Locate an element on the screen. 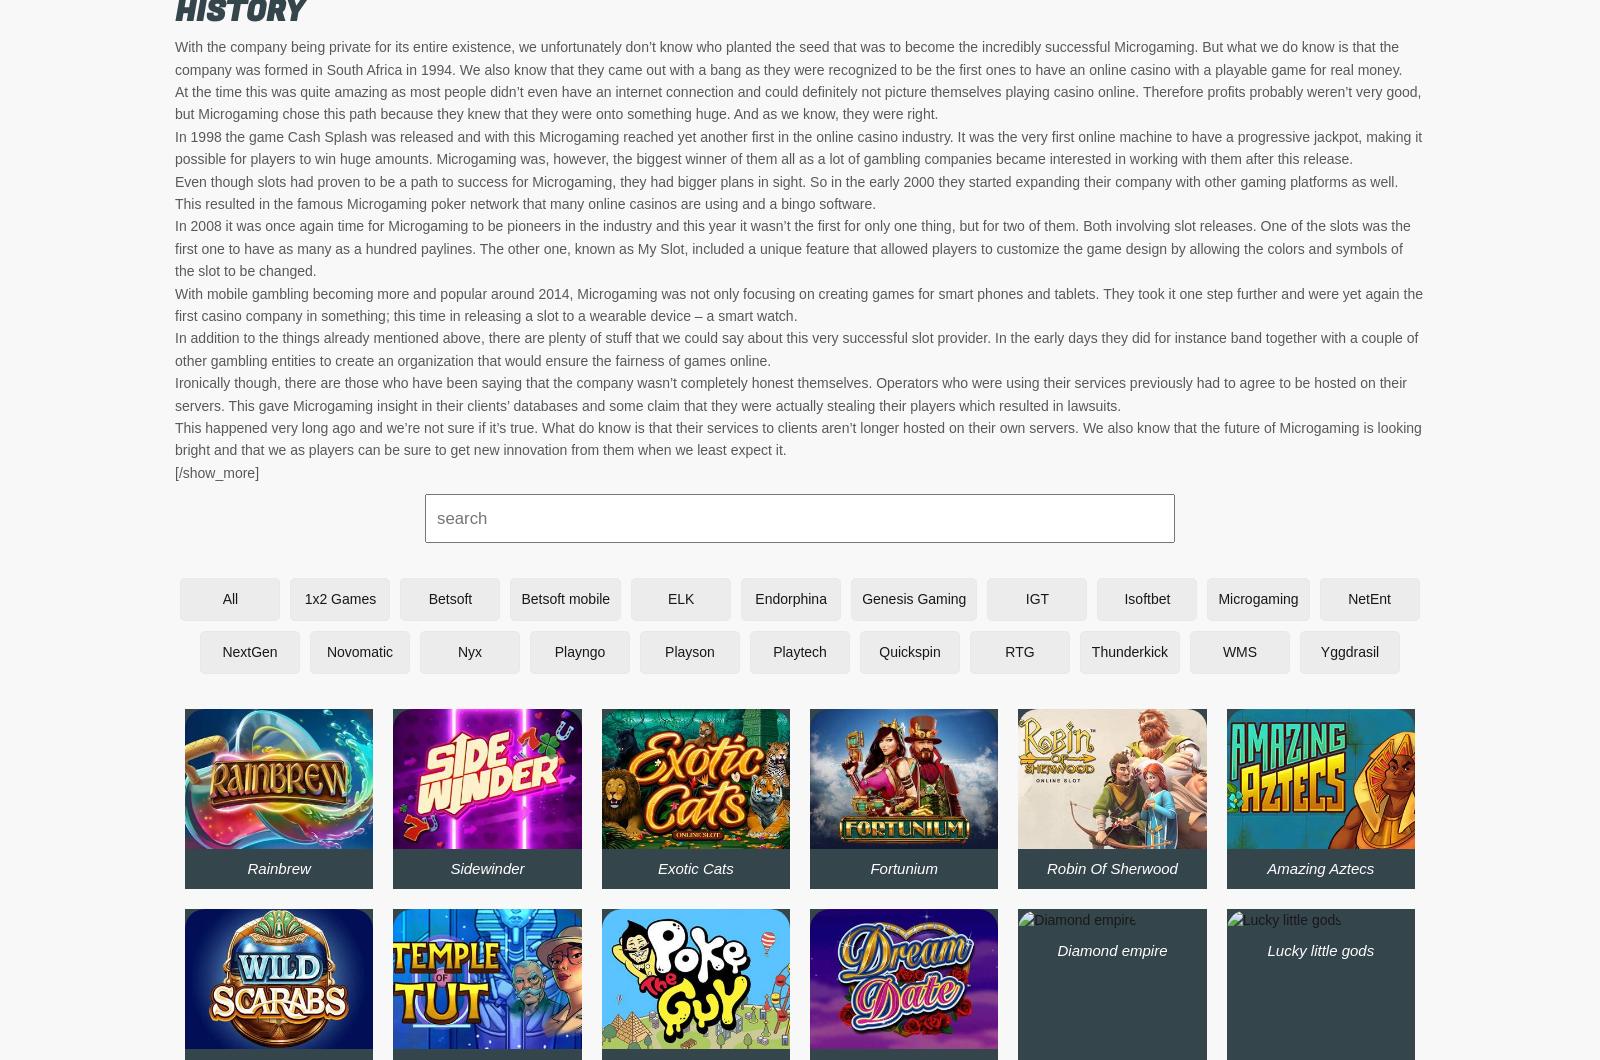  'Break away' is located at coordinates (695, 475).